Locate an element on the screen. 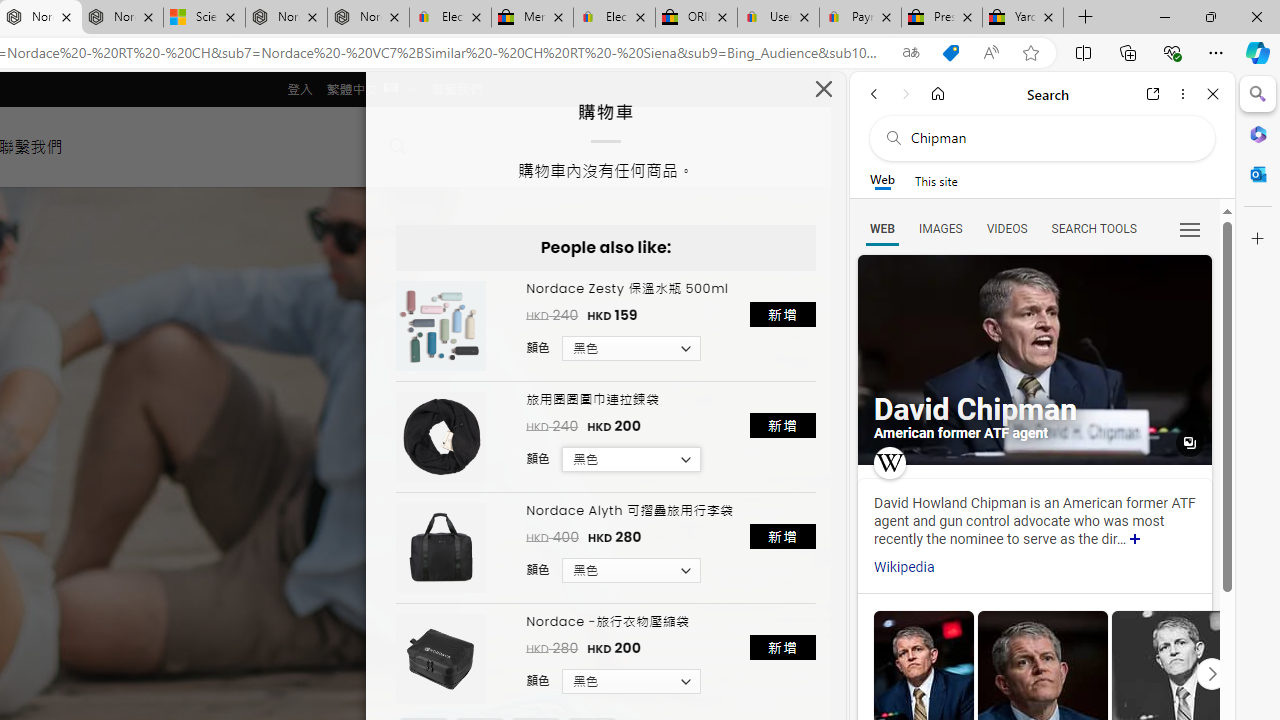 The width and height of the screenshot is (1280, 720). 'Nordace - Summer Adventures 2024' is located at coordinates (285, 17).